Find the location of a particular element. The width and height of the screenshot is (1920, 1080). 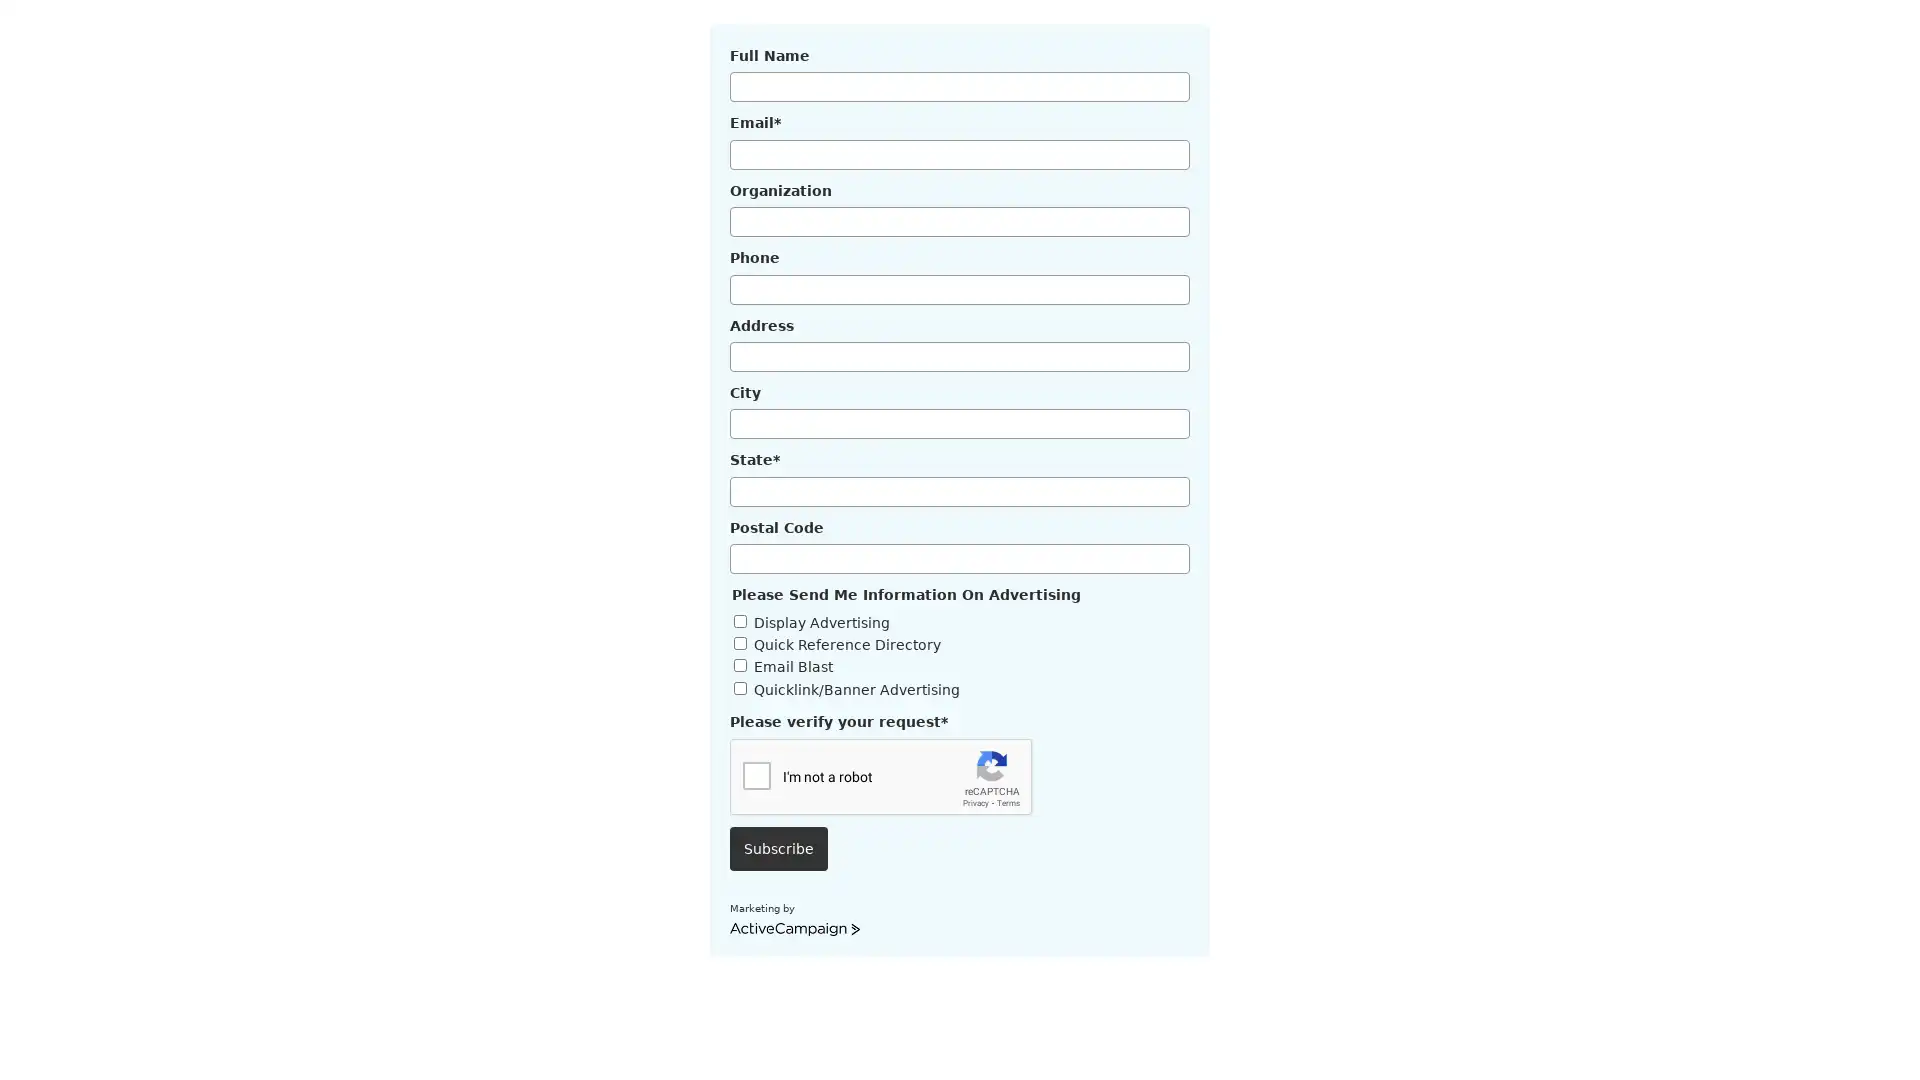

Subscribe is located at coordinates (777, 848).